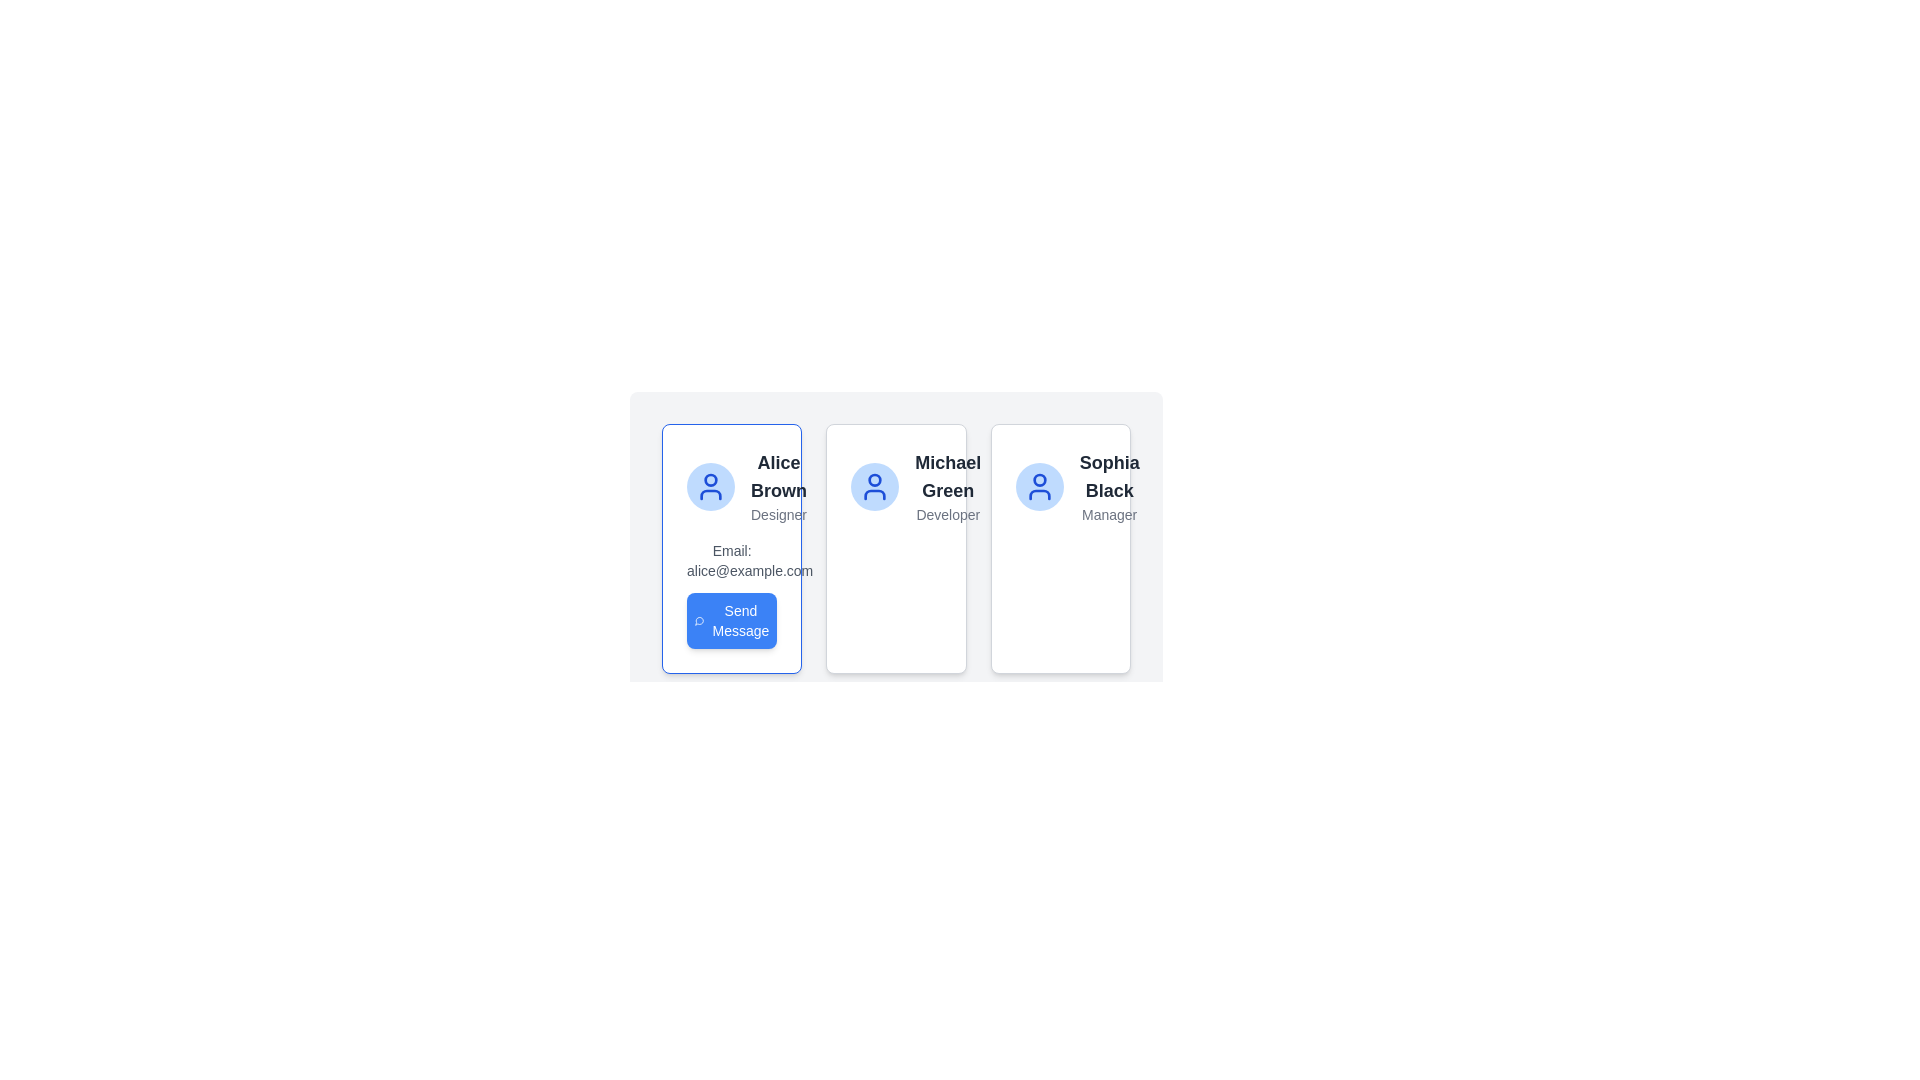  I want to click on the circular graphic with a blue stroke located at the top of the user profile icon in the card labeled 'Michael Green', so click(875, 480).